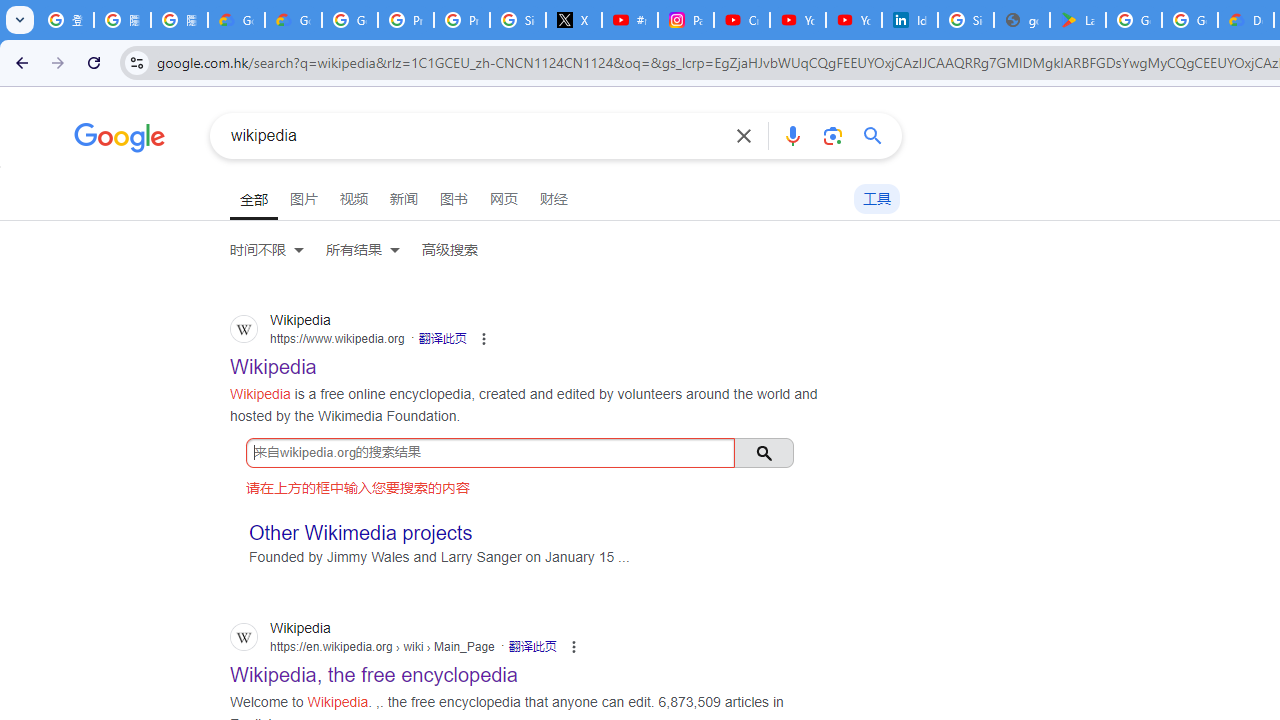  What do you see at coordinates (404, 20) in the screenshot?
I see `'Privacy Help Center - Policies Help'` at bounding box center [404, 20].